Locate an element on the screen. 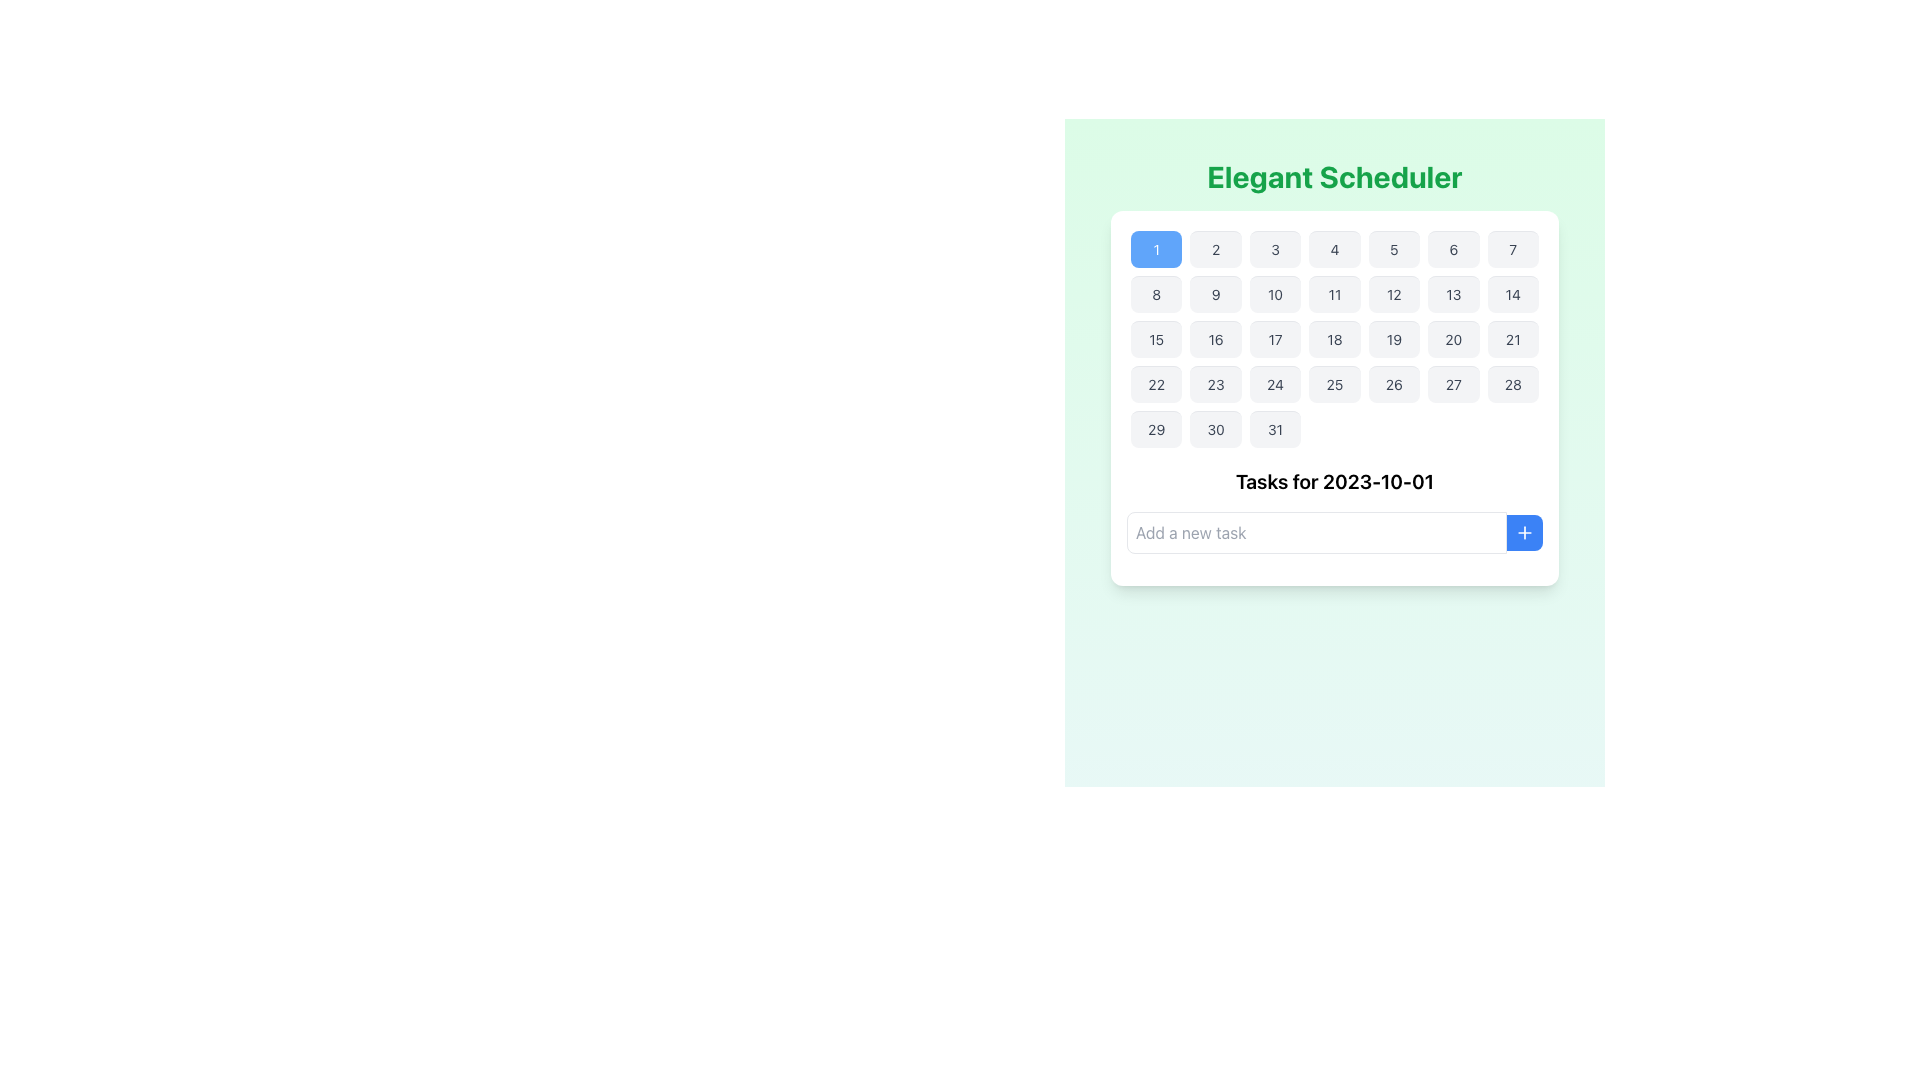 The height and width of the screenshot is (1080, 1920). the button representing the first day of a month in the calendar view is located at coordinates (1156, 248).